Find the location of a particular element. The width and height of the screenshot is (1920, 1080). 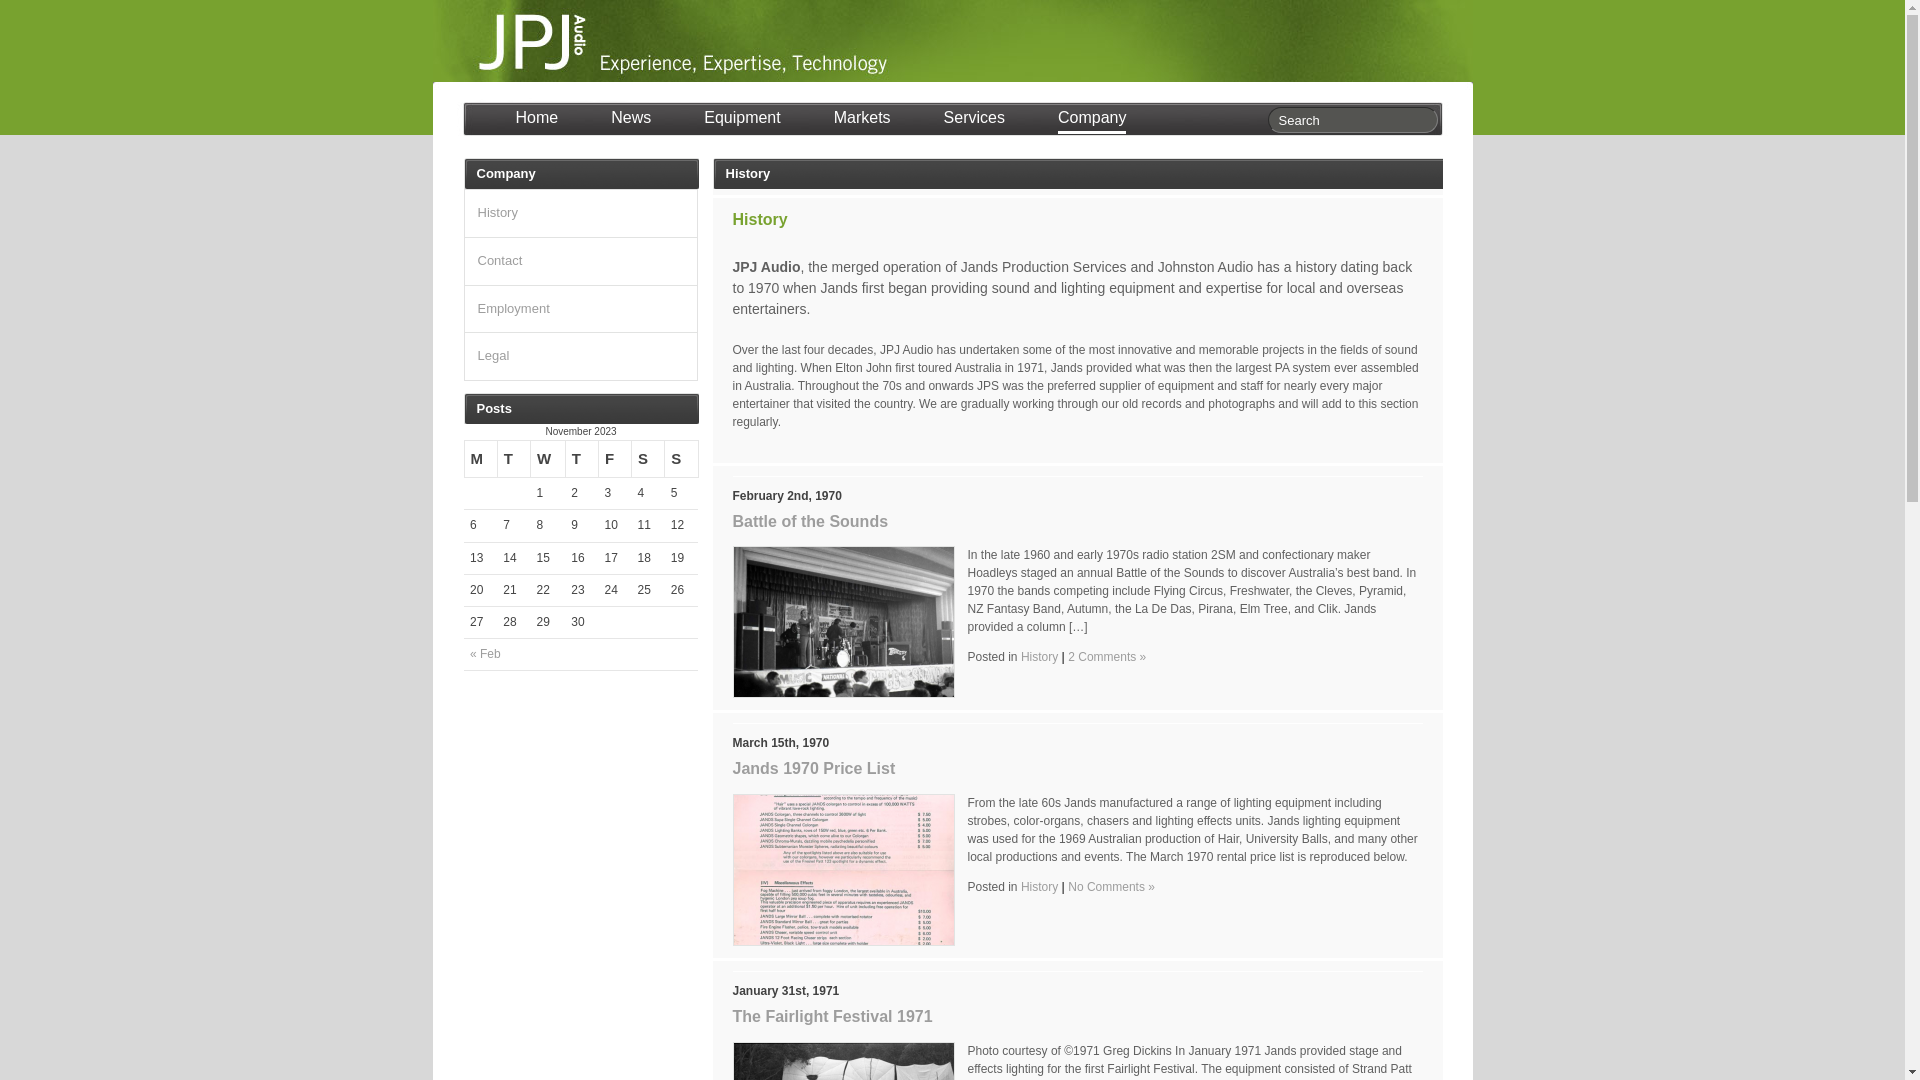

'Jands 1970 Price List' is located at coordinates (813, 767).